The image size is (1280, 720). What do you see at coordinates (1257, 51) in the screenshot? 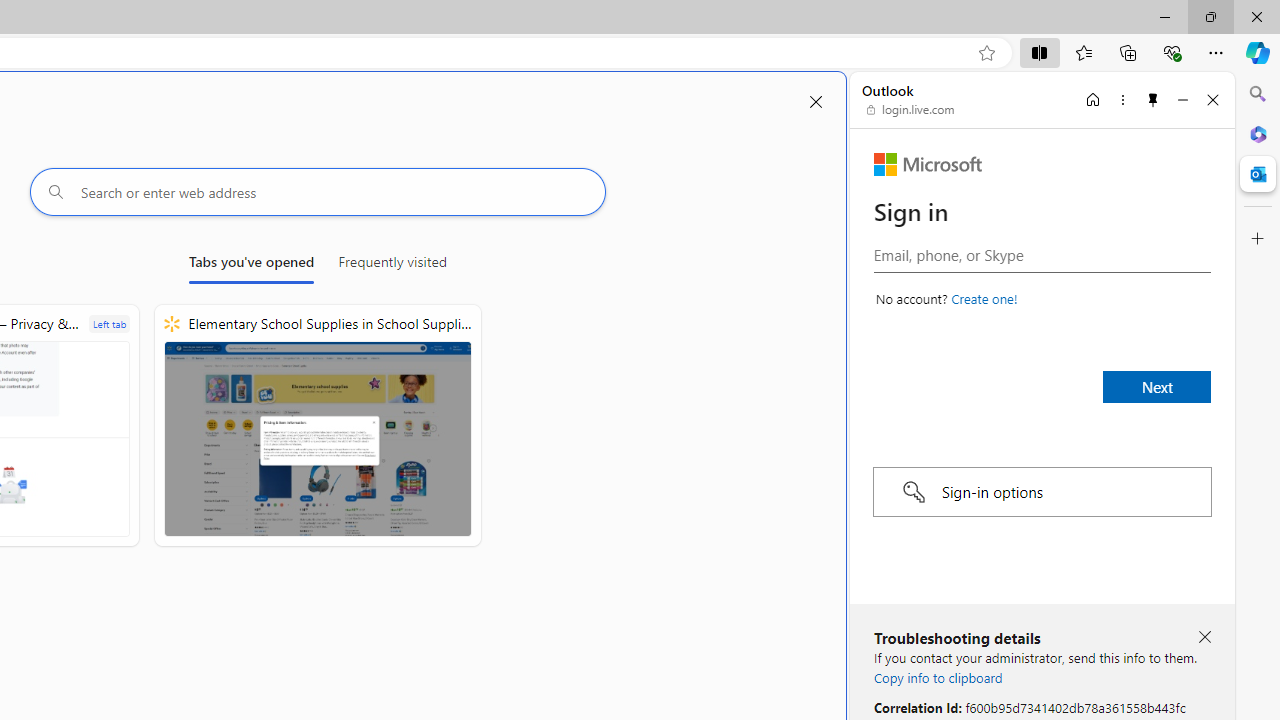
I see `'Copilot (Ctrl+Shift+.)'` at bounding box center [1257, 51].